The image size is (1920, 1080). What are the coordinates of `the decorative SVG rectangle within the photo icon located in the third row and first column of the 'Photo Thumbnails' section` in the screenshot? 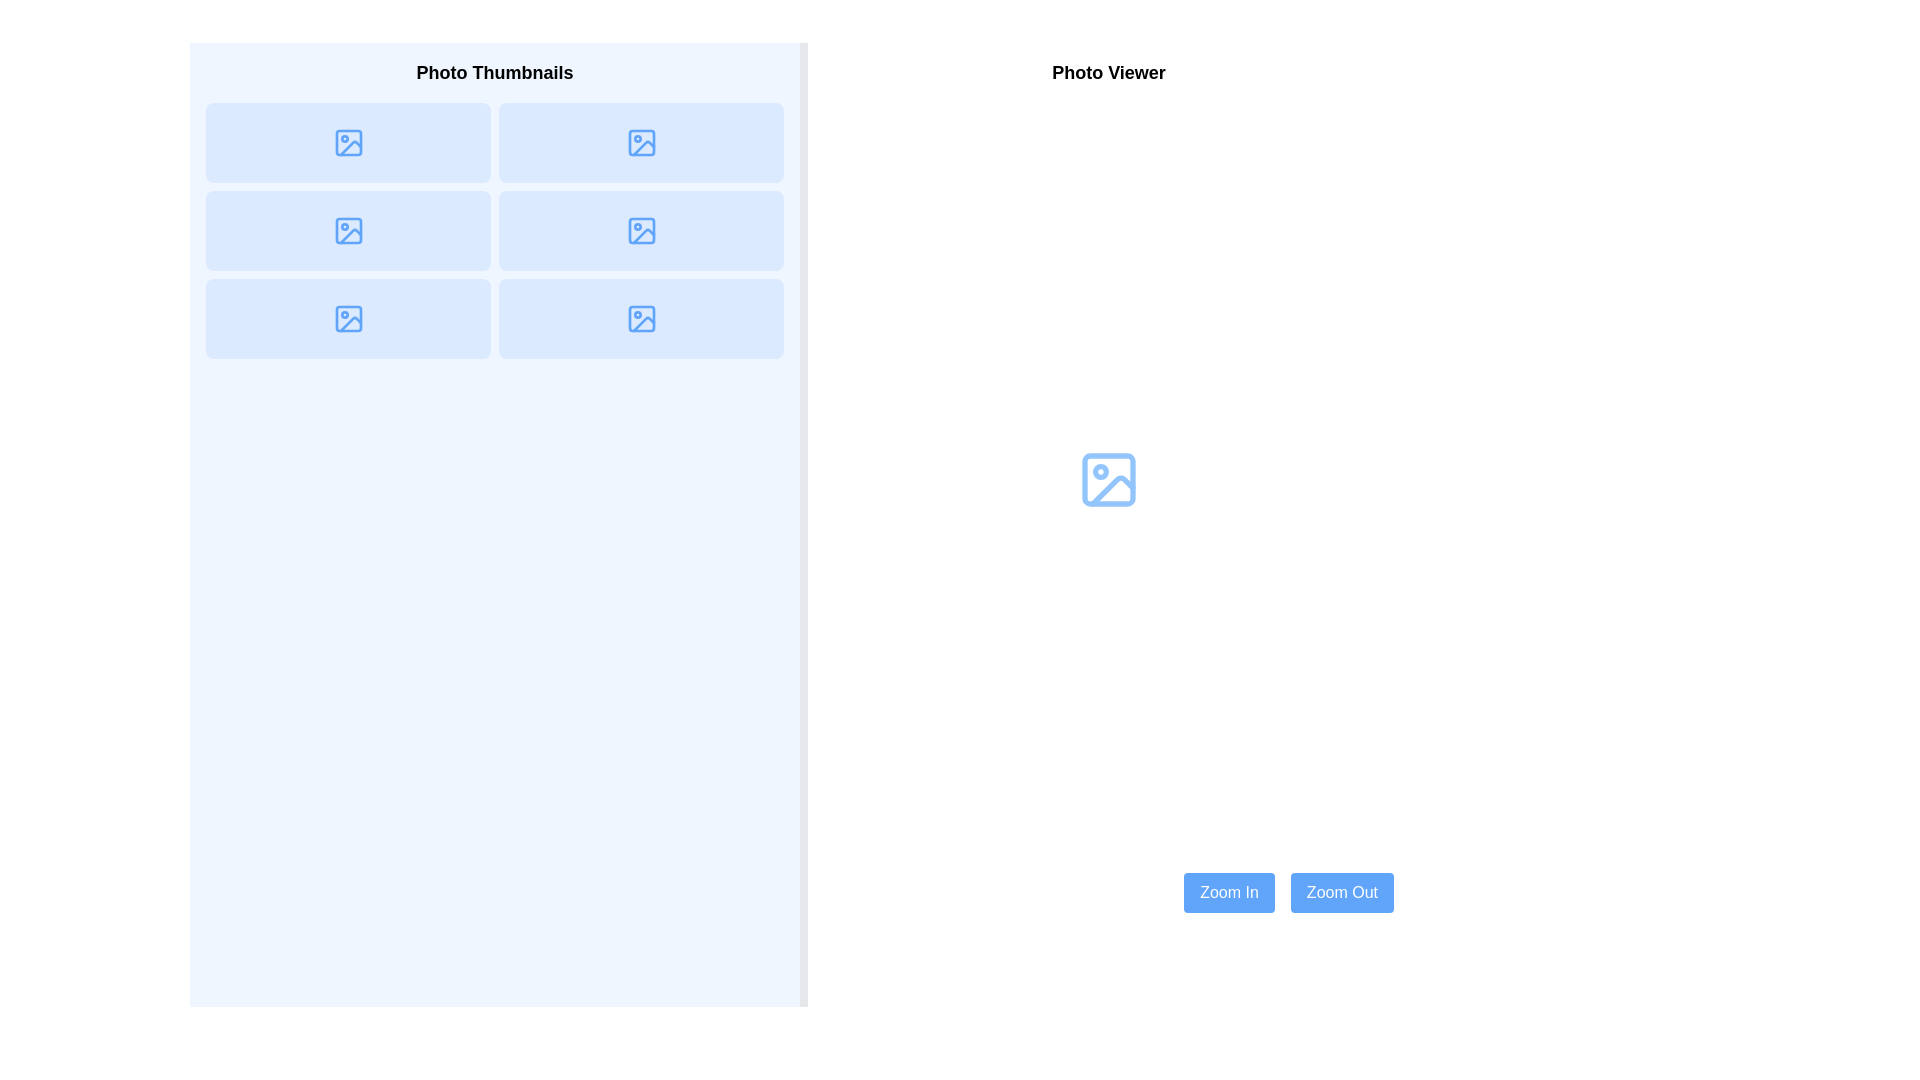 It's located at (348, 318).